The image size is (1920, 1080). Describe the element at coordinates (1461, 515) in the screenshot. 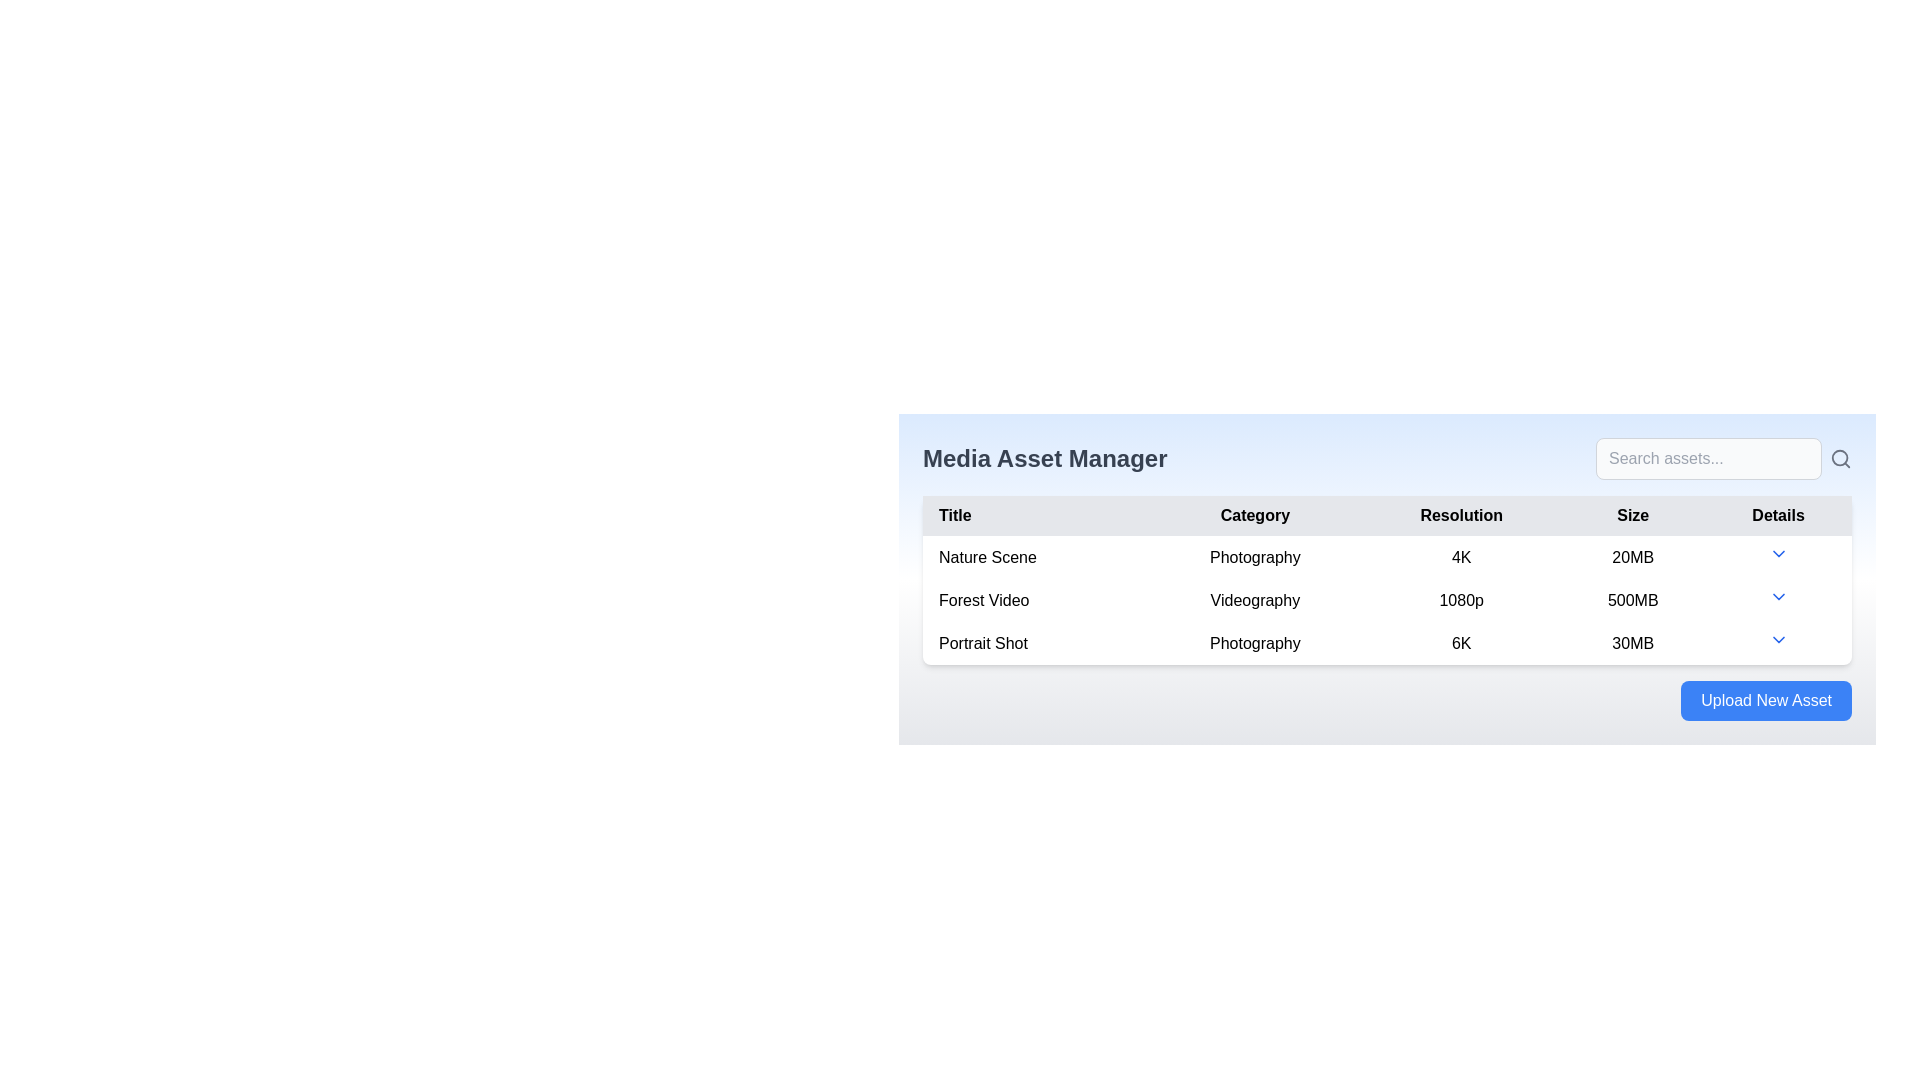

I see `the text label indicating display resolutions, which is the third column header in the table, positioned between 'Category' and 'Size'` at that location.